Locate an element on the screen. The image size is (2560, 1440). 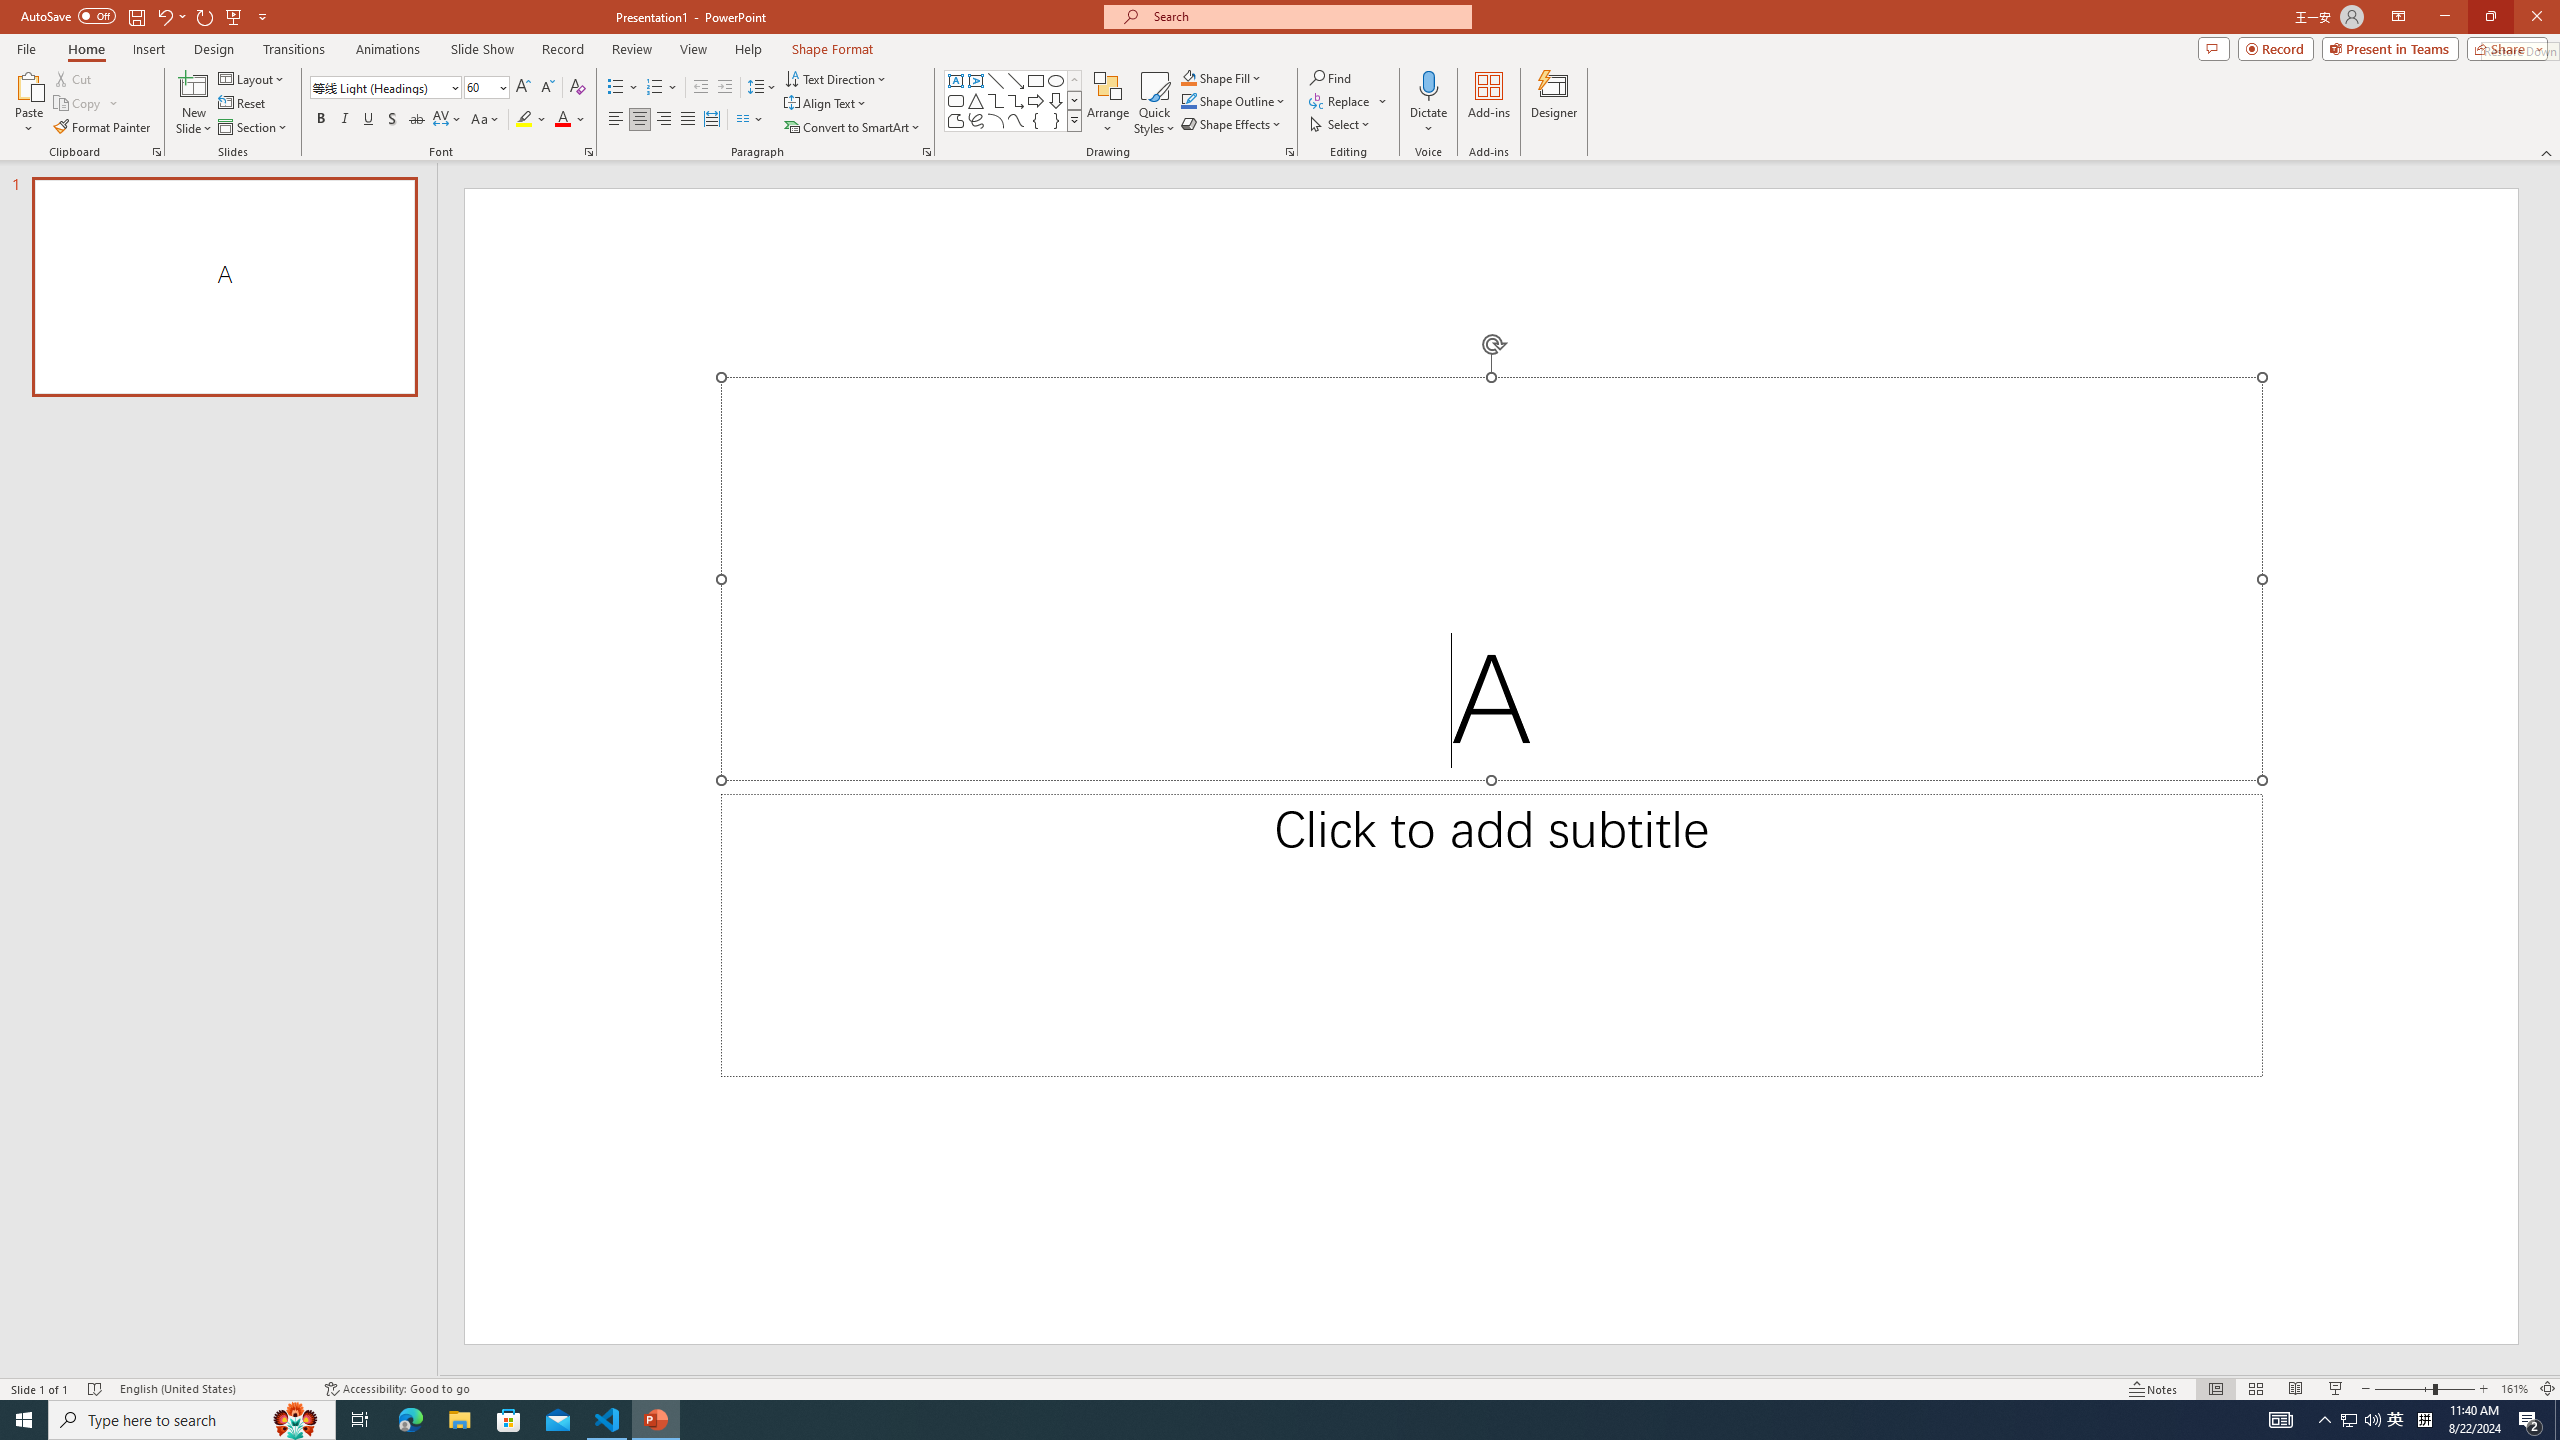
'Accessibility Checker Accessibility: Good to go' is located at coordinates (398, 1389).